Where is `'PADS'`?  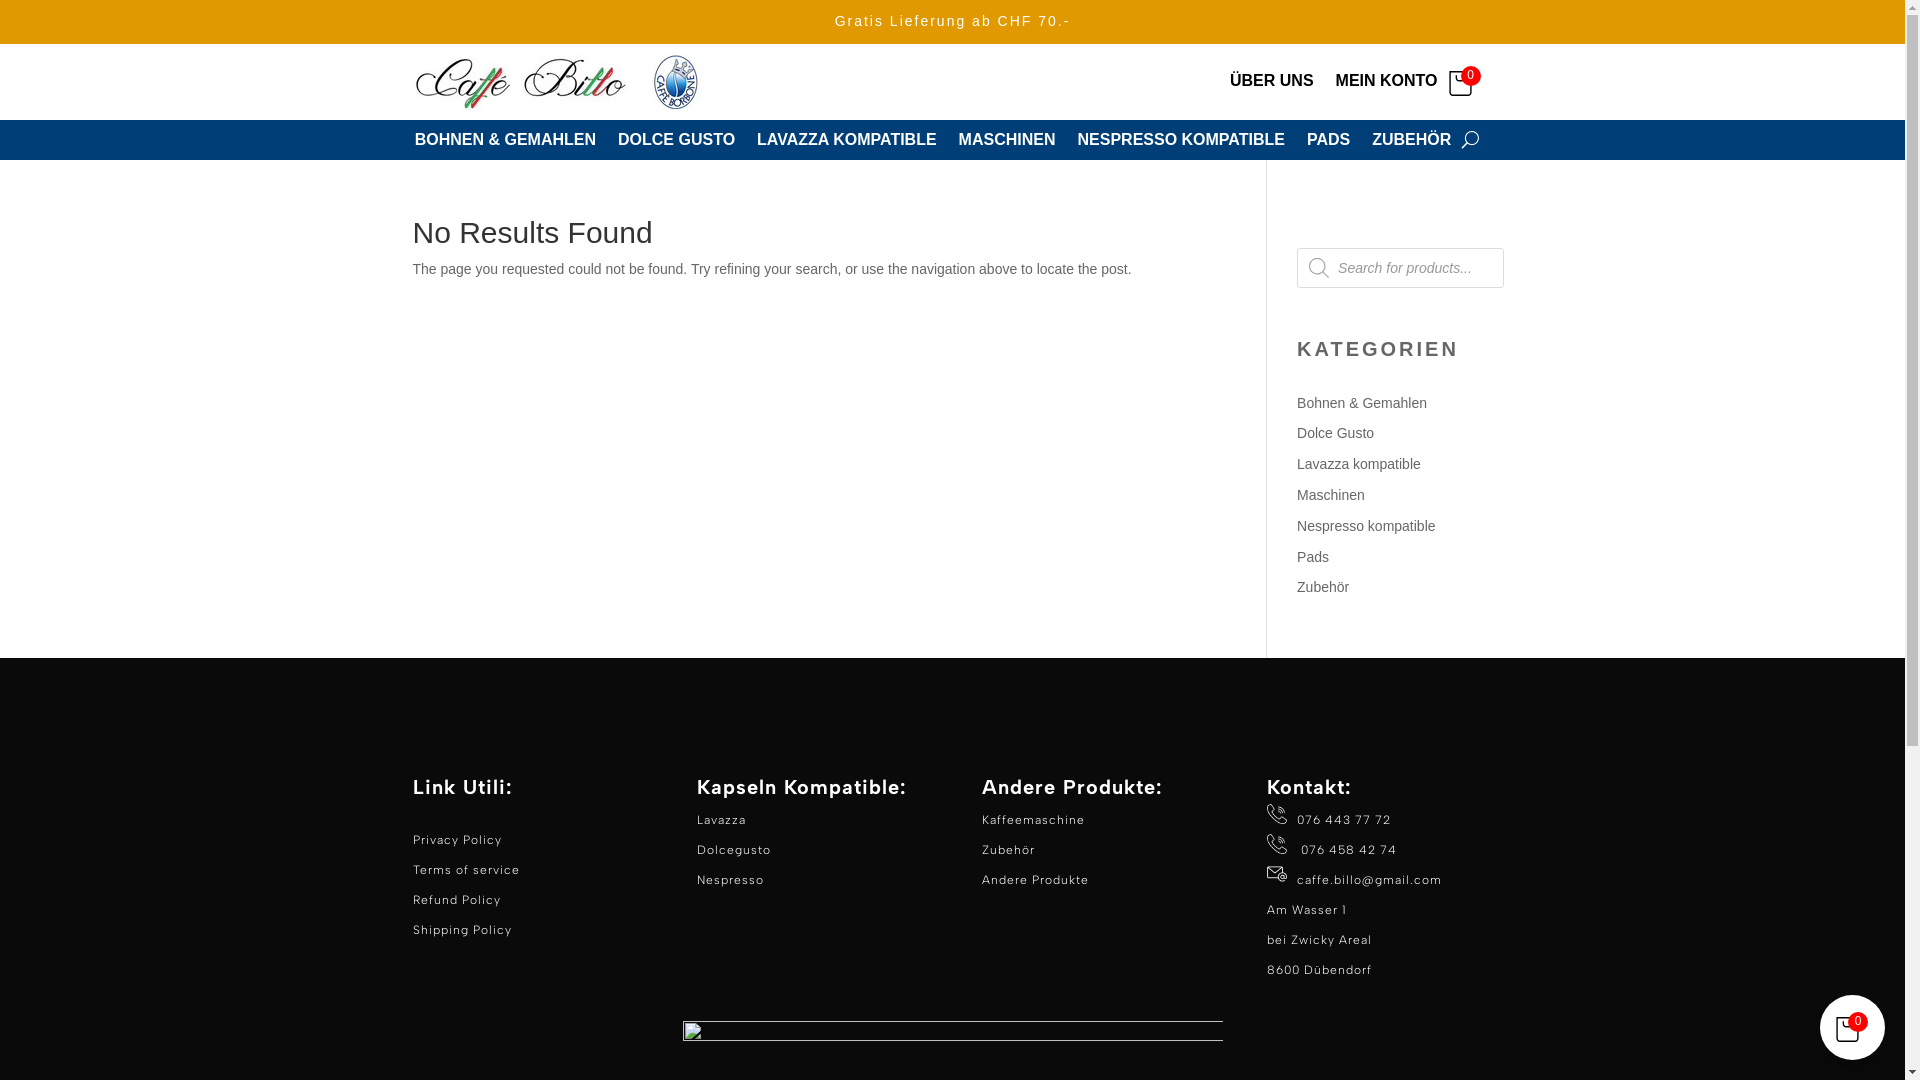
'PADS' is located at coordinates (1328, 142).